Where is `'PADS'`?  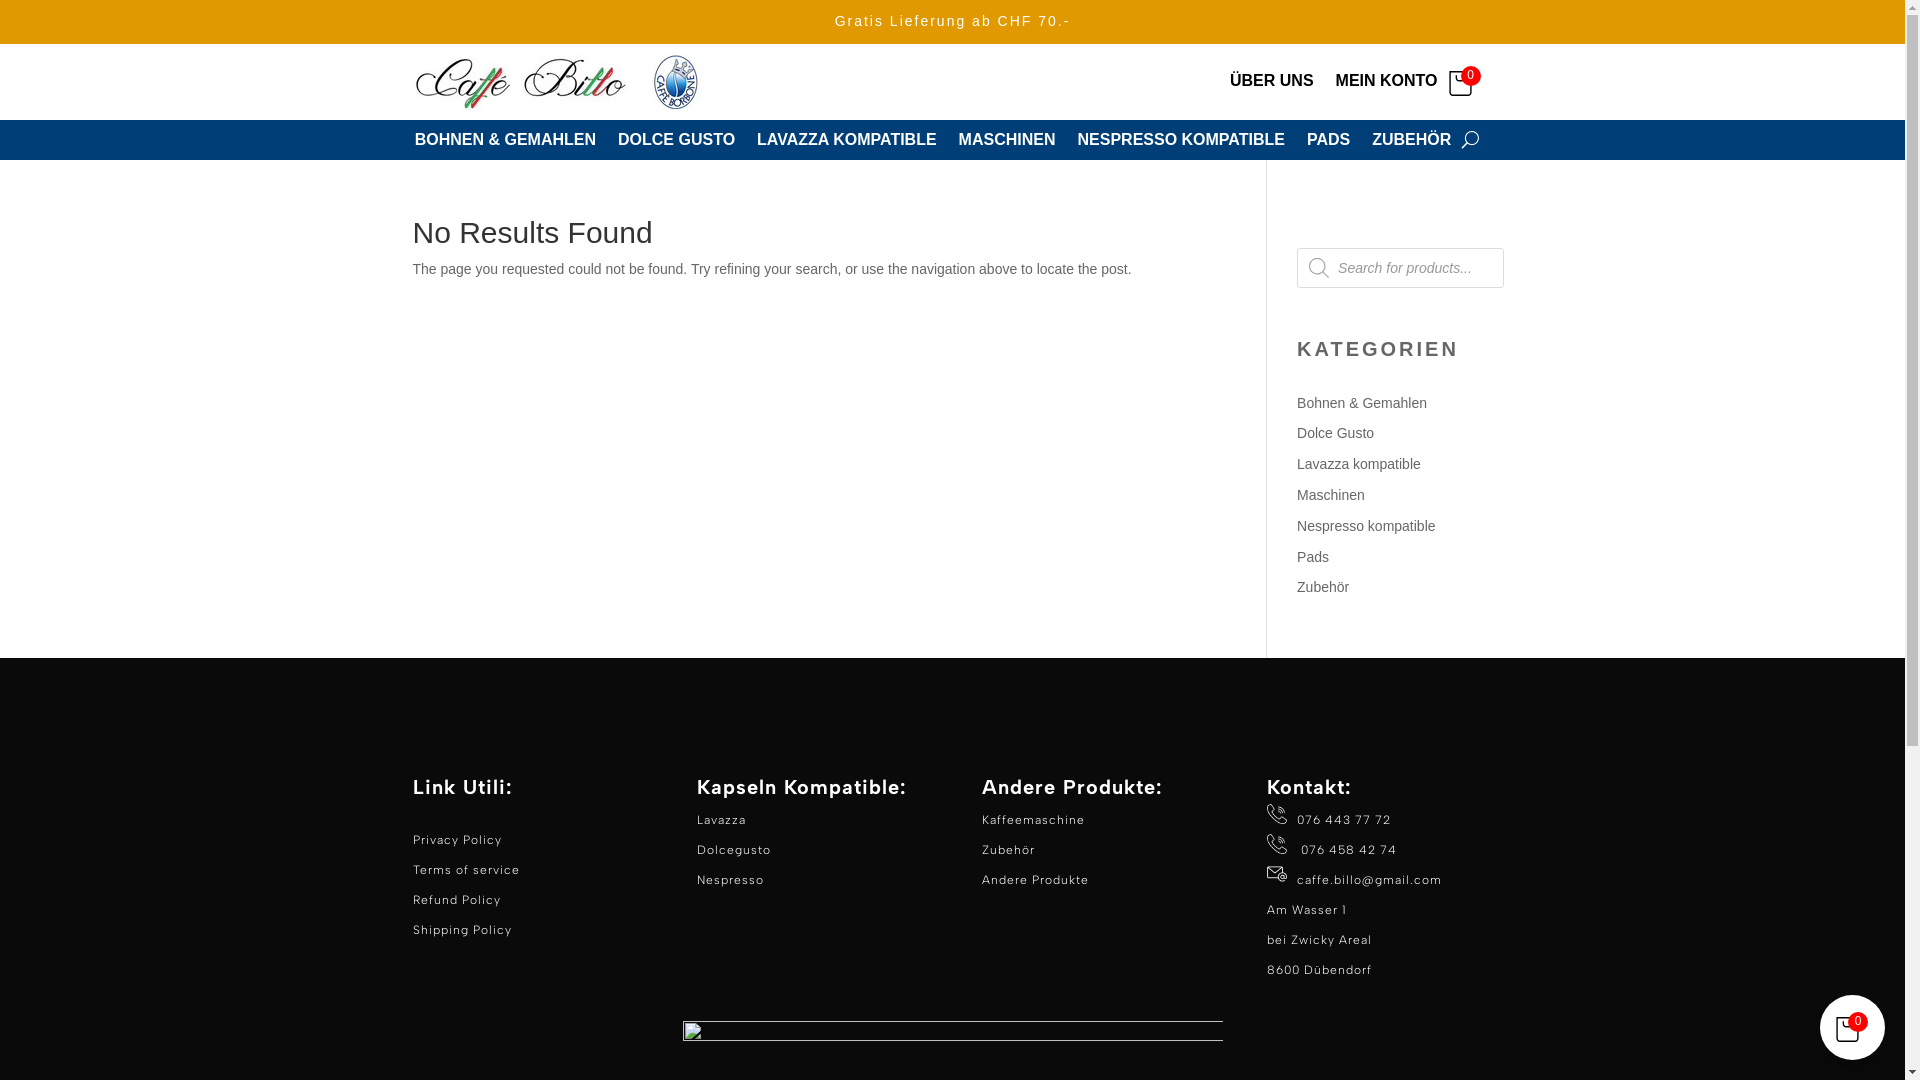
'PADS' is located at coordinates (1328, 142).